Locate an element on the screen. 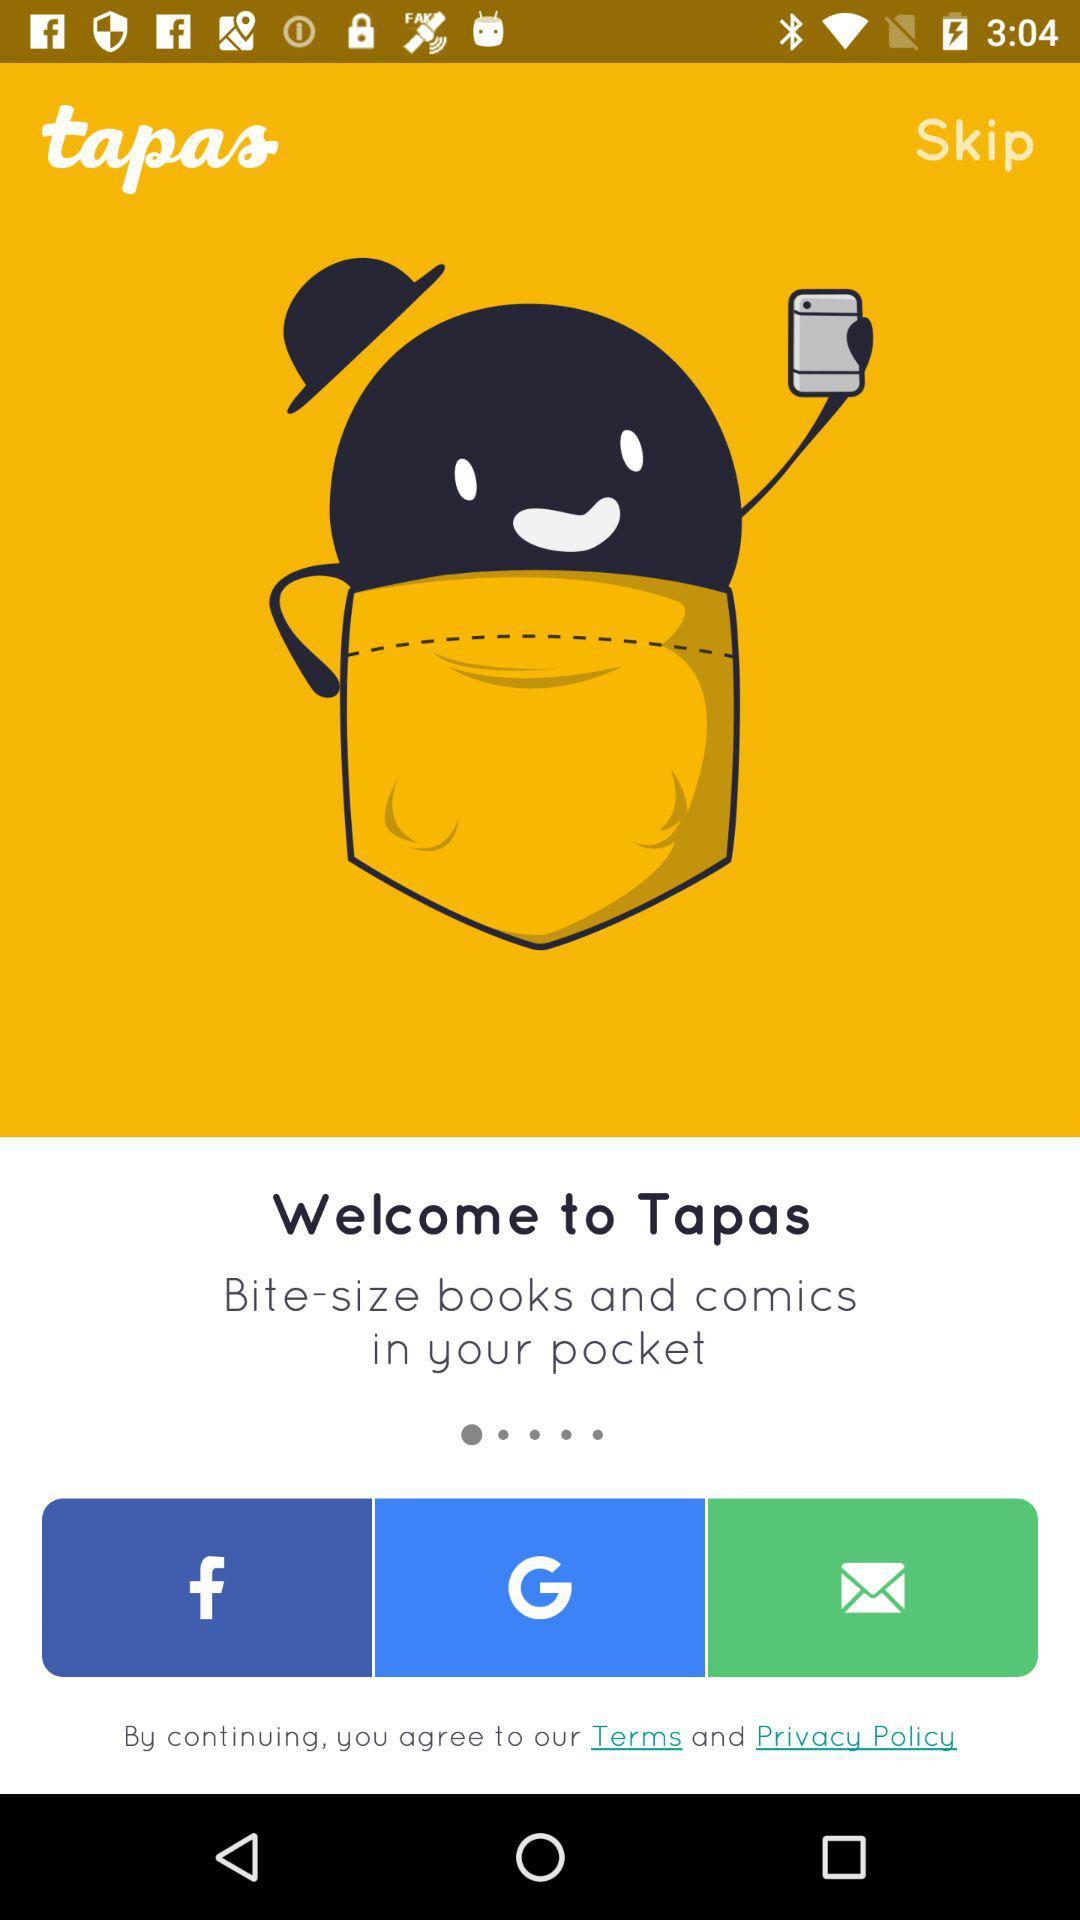 This screenshot has width=1080, height=1920. share with e-mail is located at coordinates (871, 1586).